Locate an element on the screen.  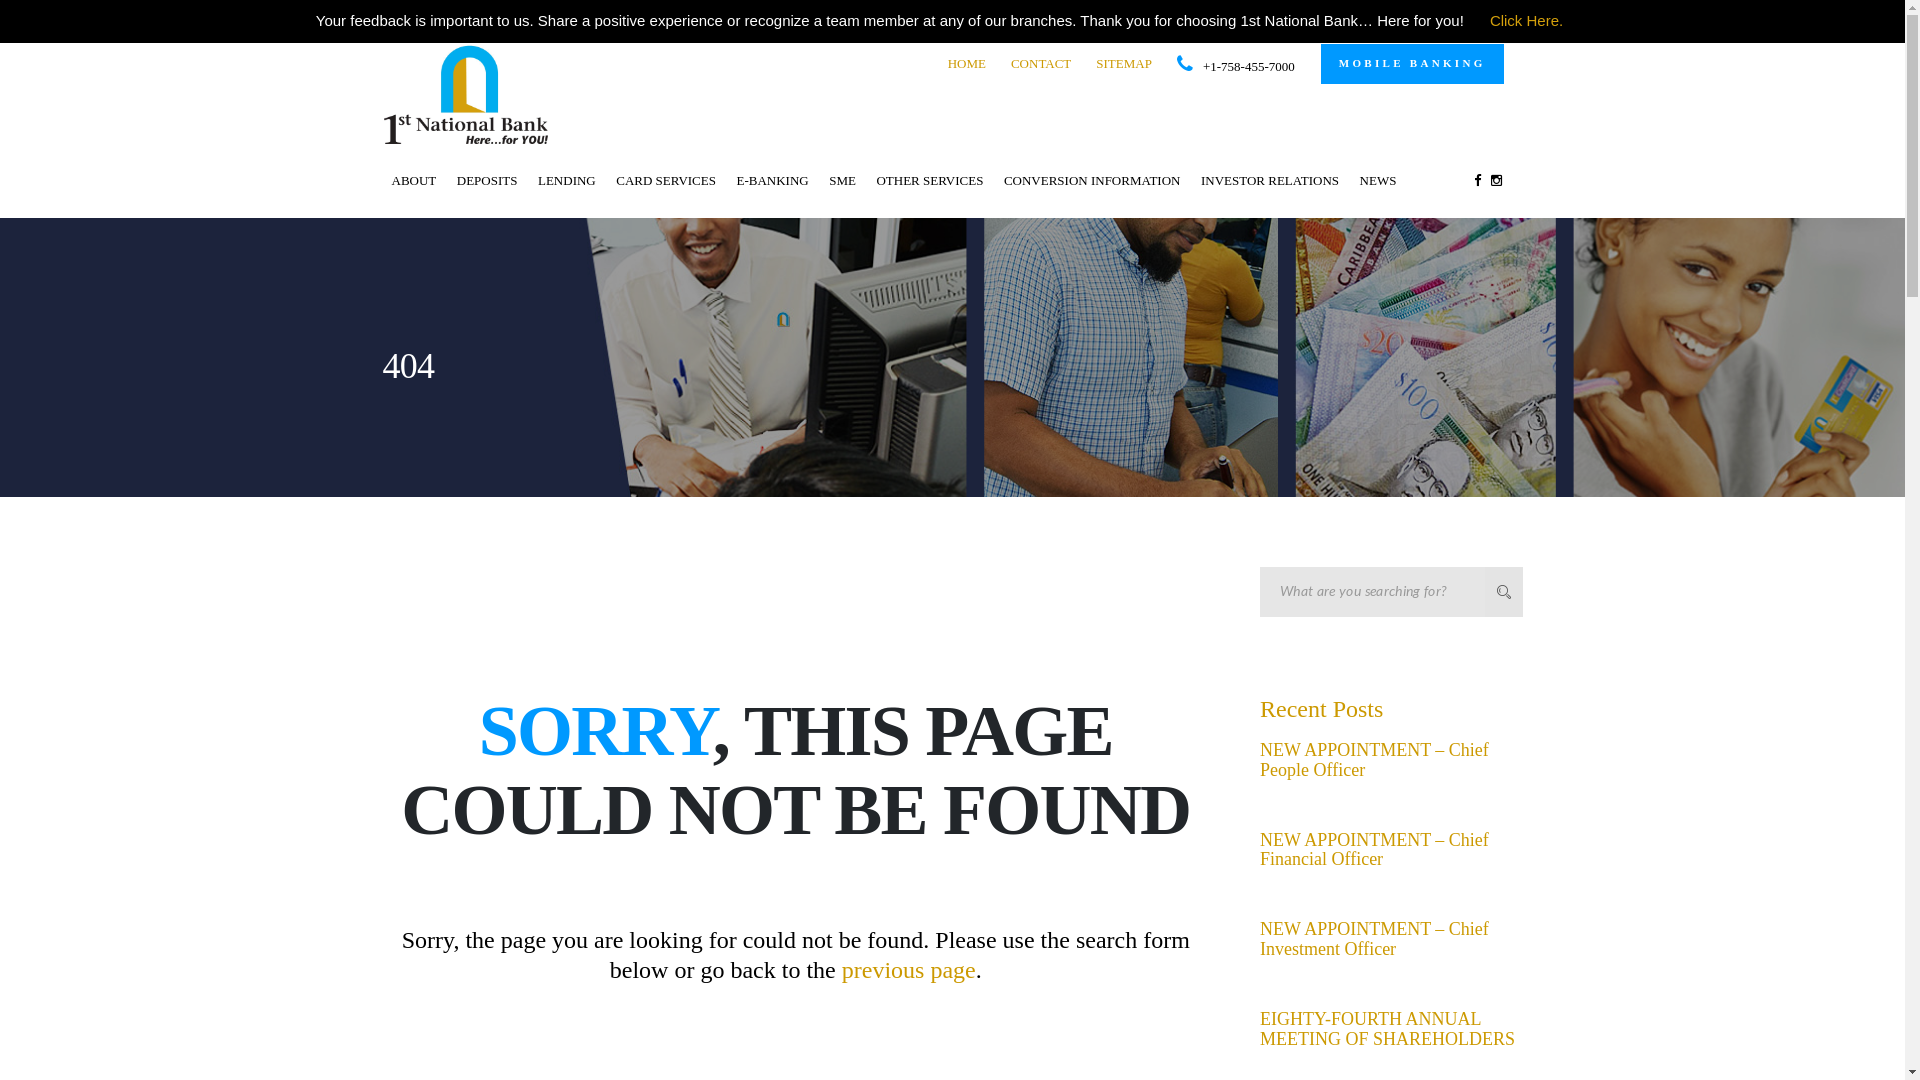
'E-BANKING' is located at coordinates (771, 180).